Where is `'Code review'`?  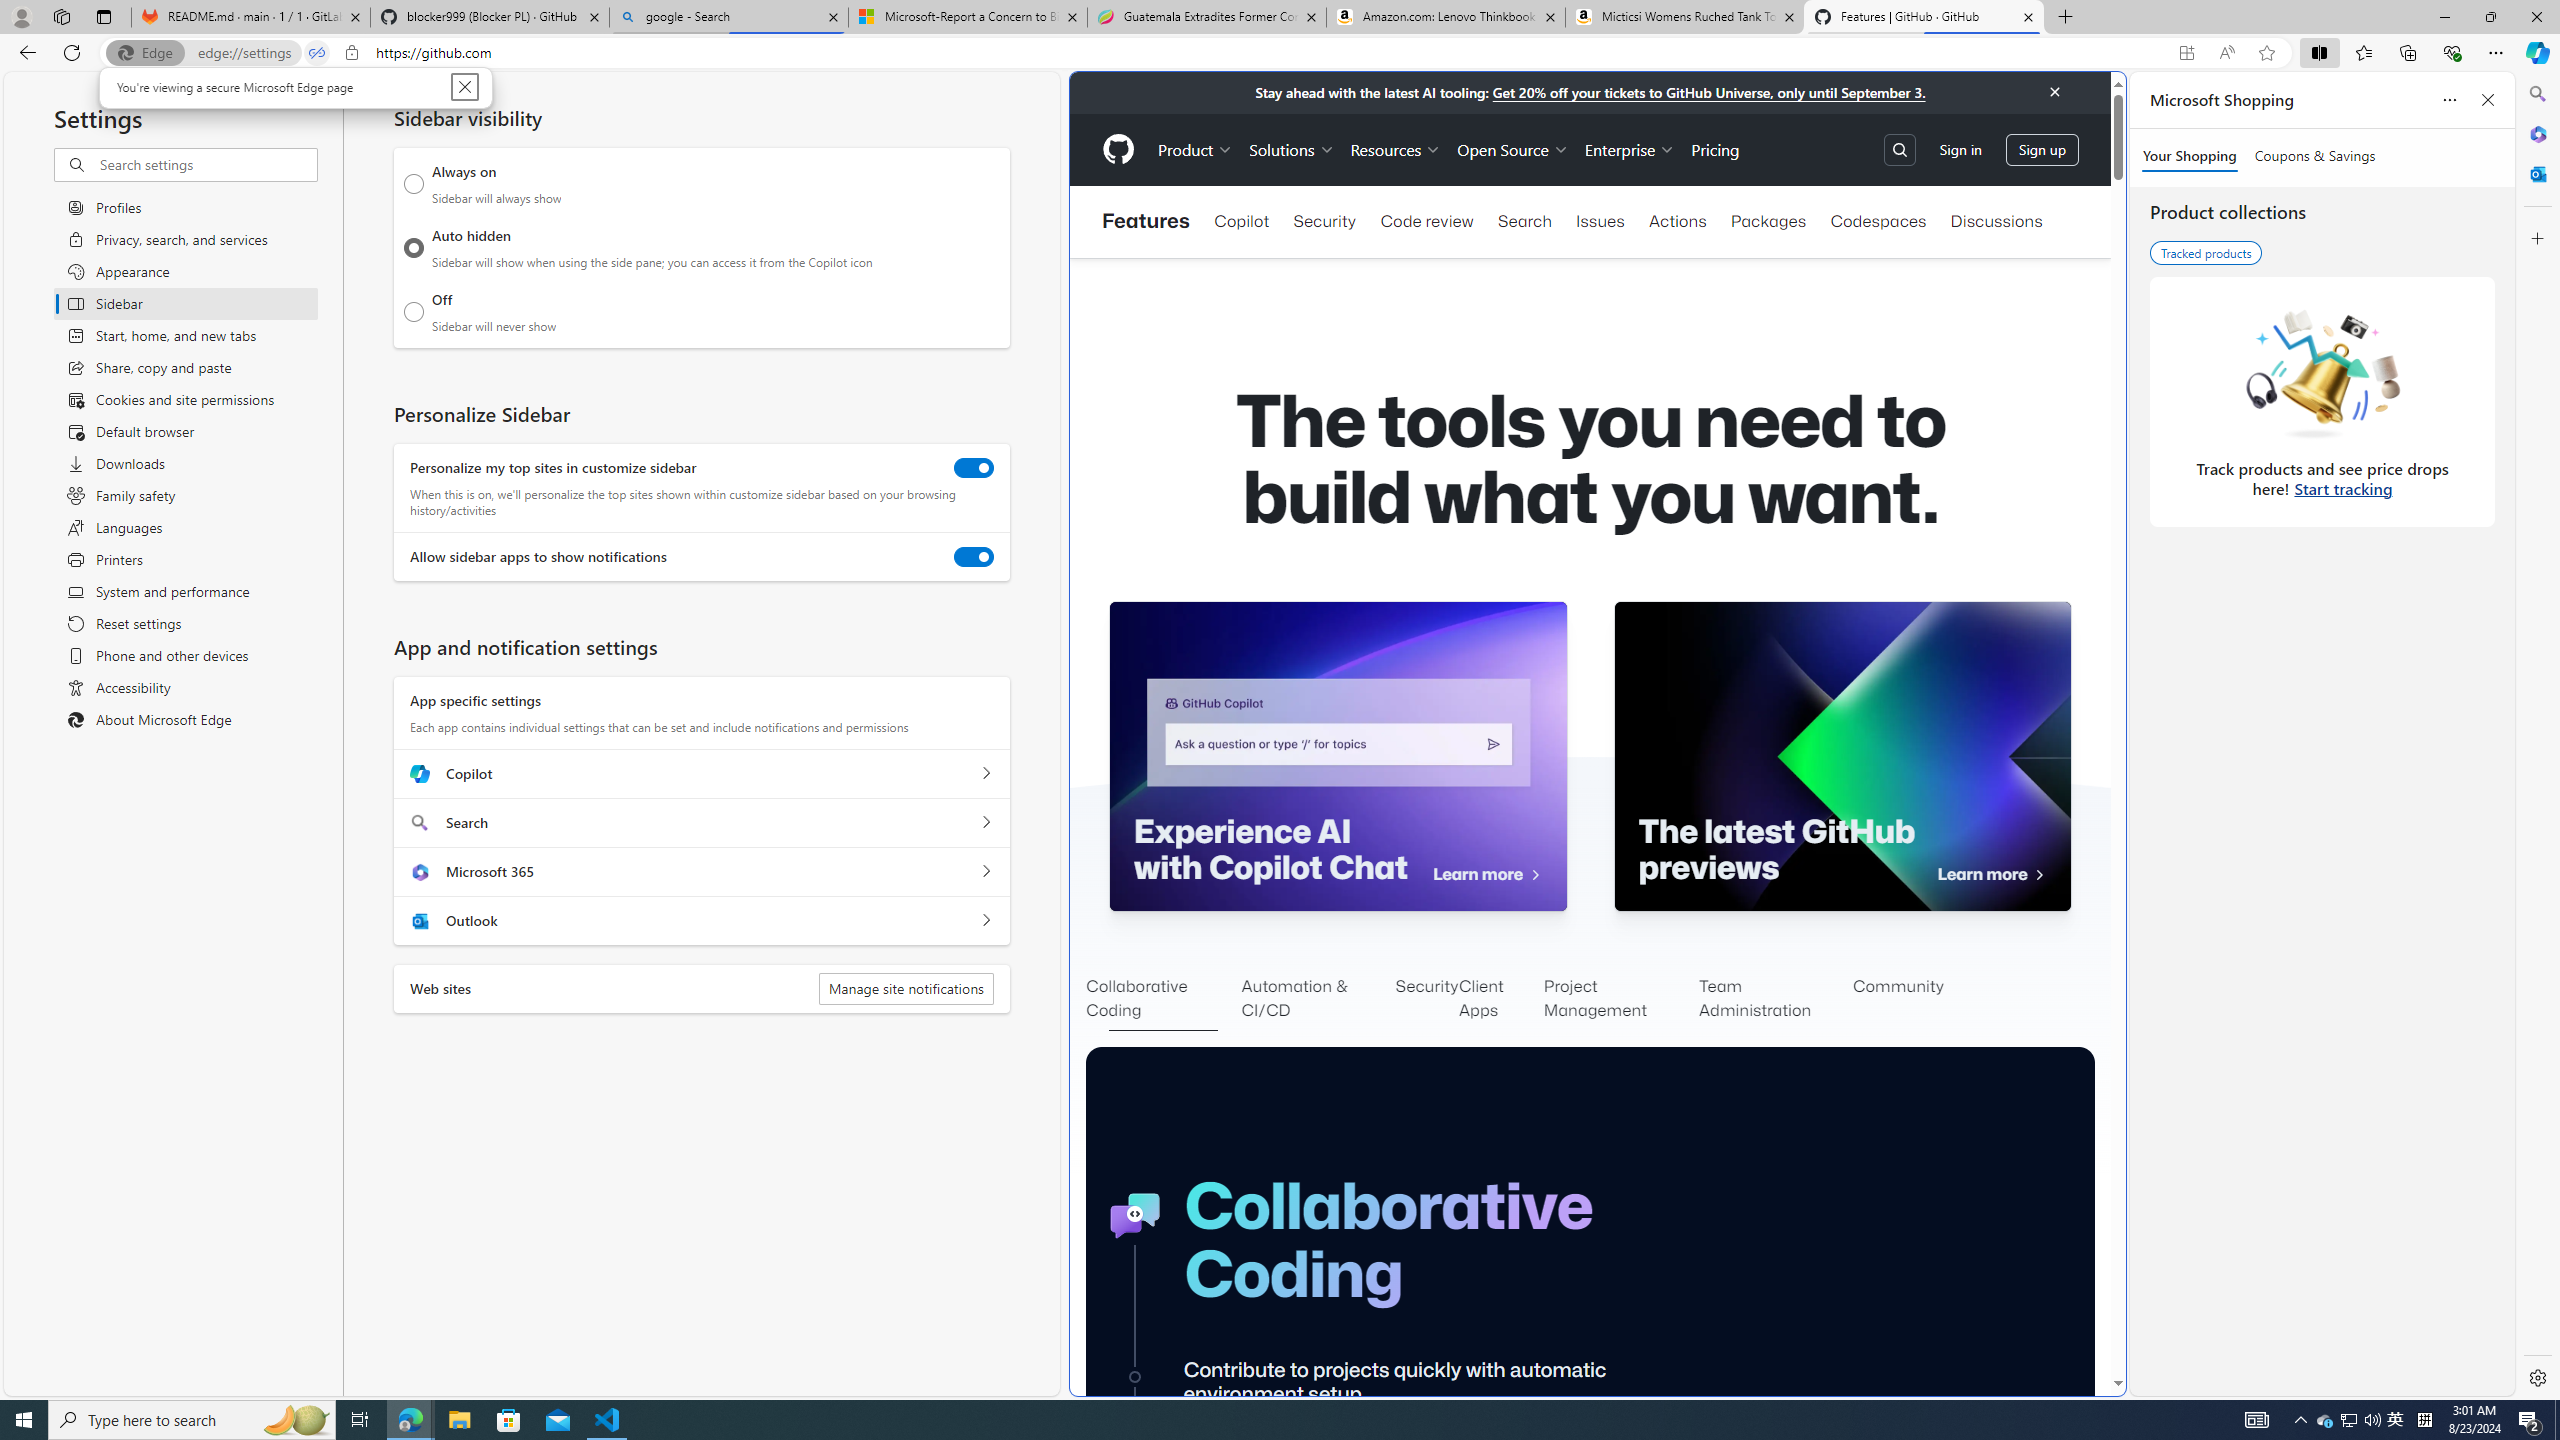 'Code review' is located at coordinates (1426, 221).